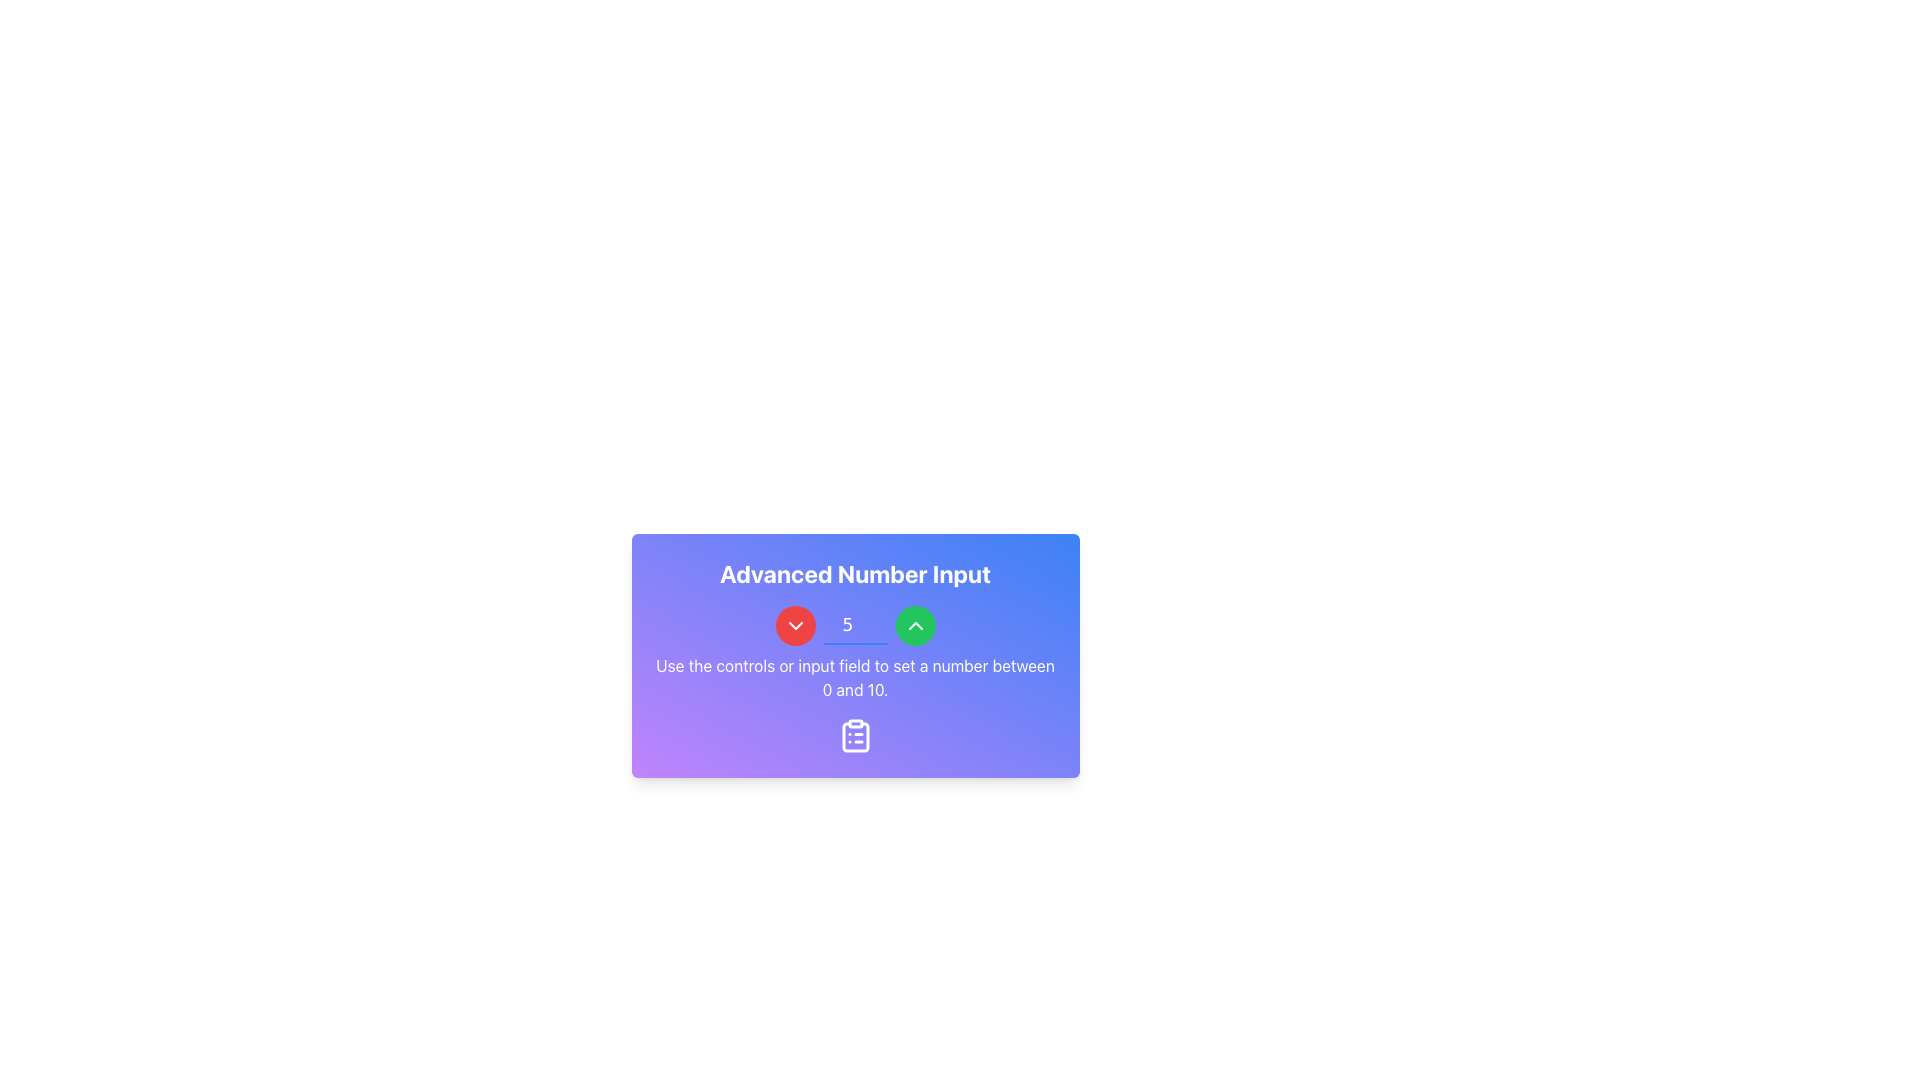  Describe the element at coordinates (855, 736) in the screenshot. I see `the clipboard icon with a list, which is displayed in white against a gradient blue and purple background, located in the lower part of the Advanced Number Input box, centered below the instruction text` at that location.